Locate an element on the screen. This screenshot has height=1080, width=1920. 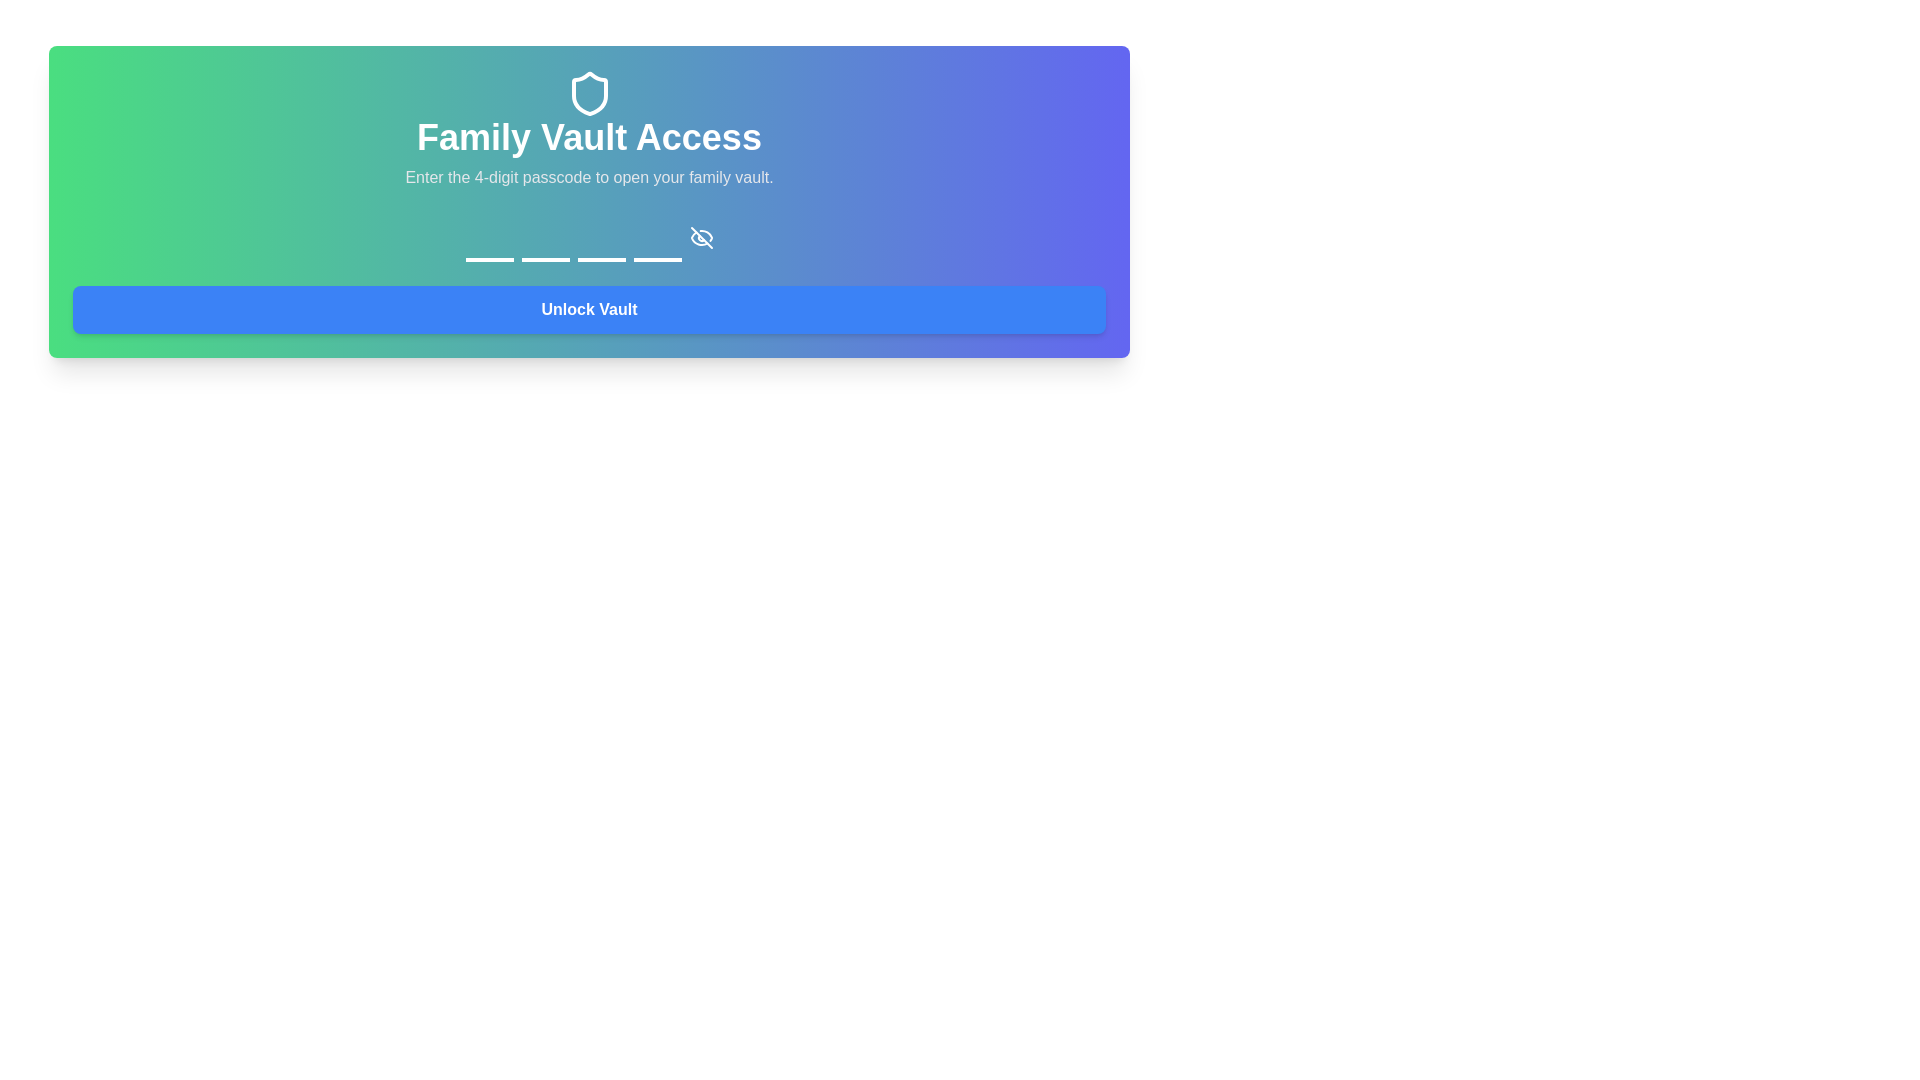
the button at the bottom of the 'Family Vault Access' section is located at coordinates (588, 309).